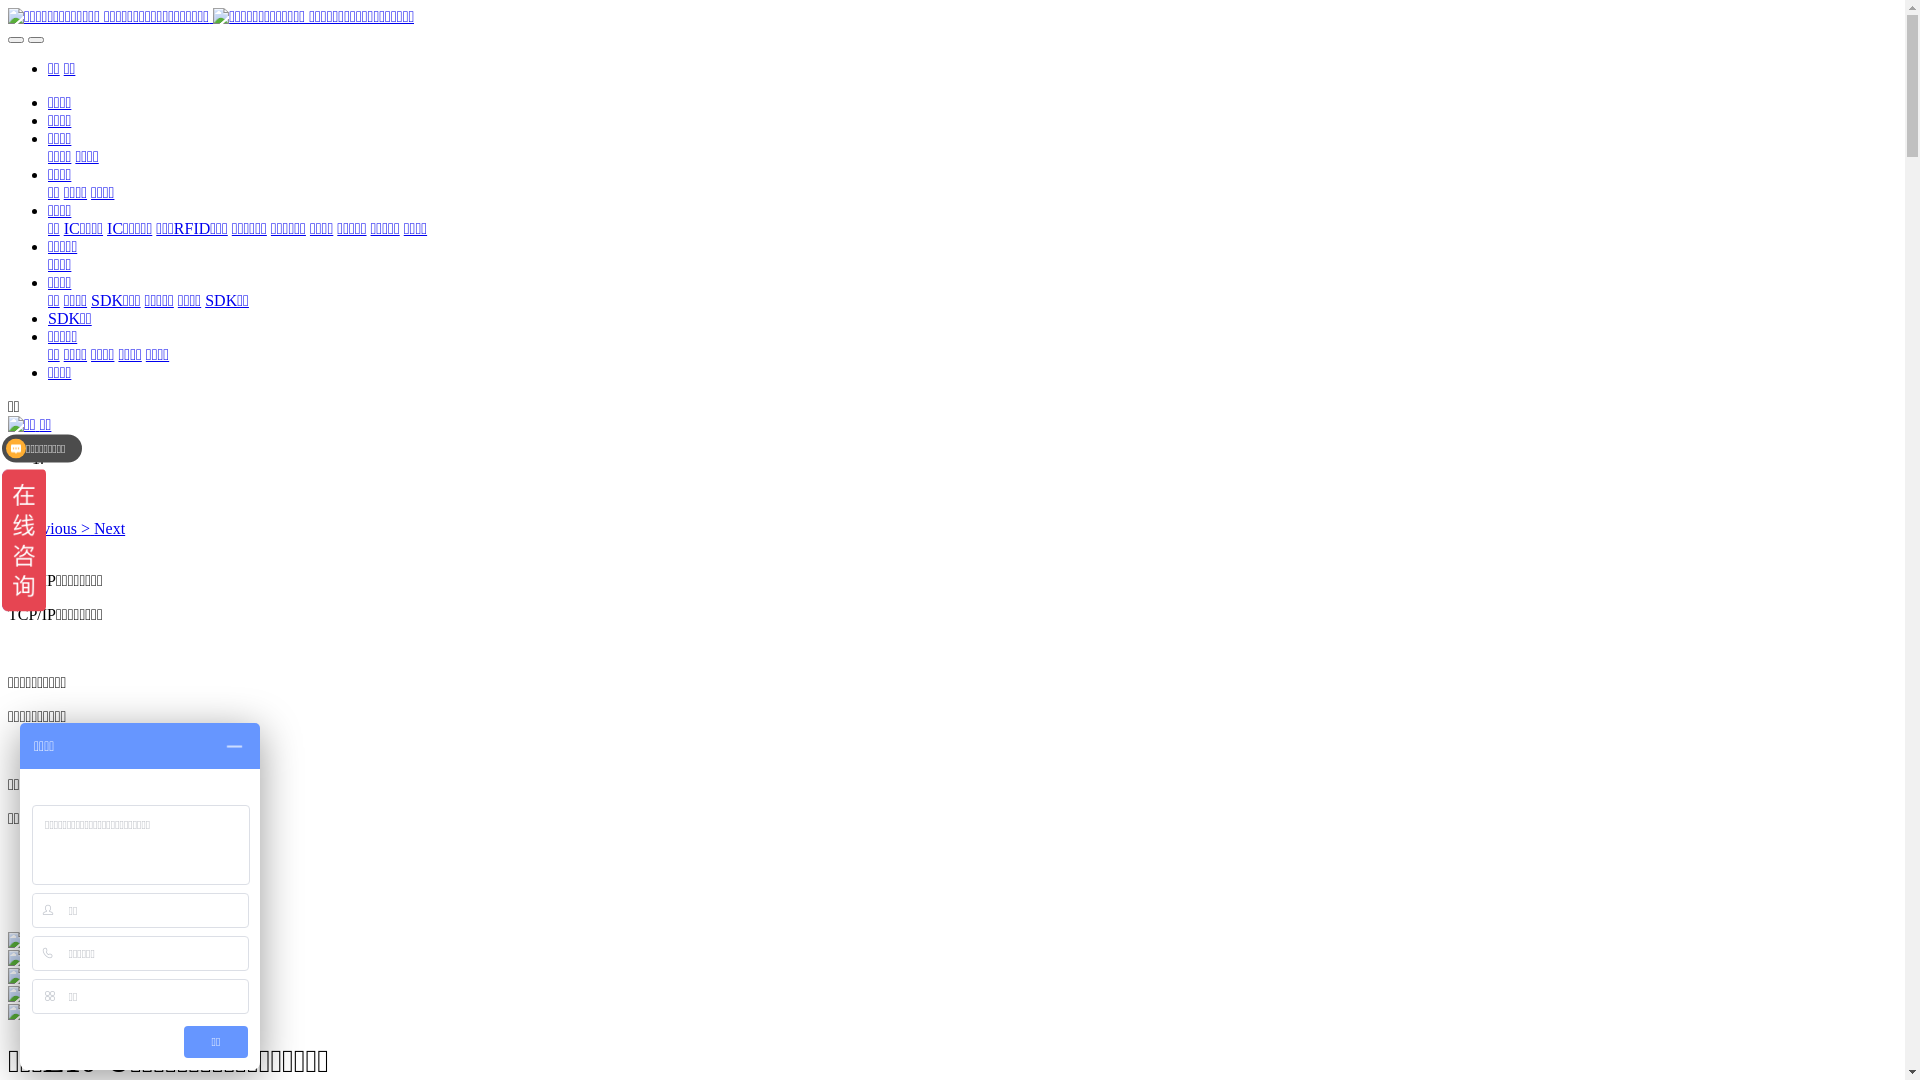 The width and height of the screenshot is (1920, 1080). Describe the element at coordinates (44, 527) in the screenshot. I see `'< Previous'` at that location.